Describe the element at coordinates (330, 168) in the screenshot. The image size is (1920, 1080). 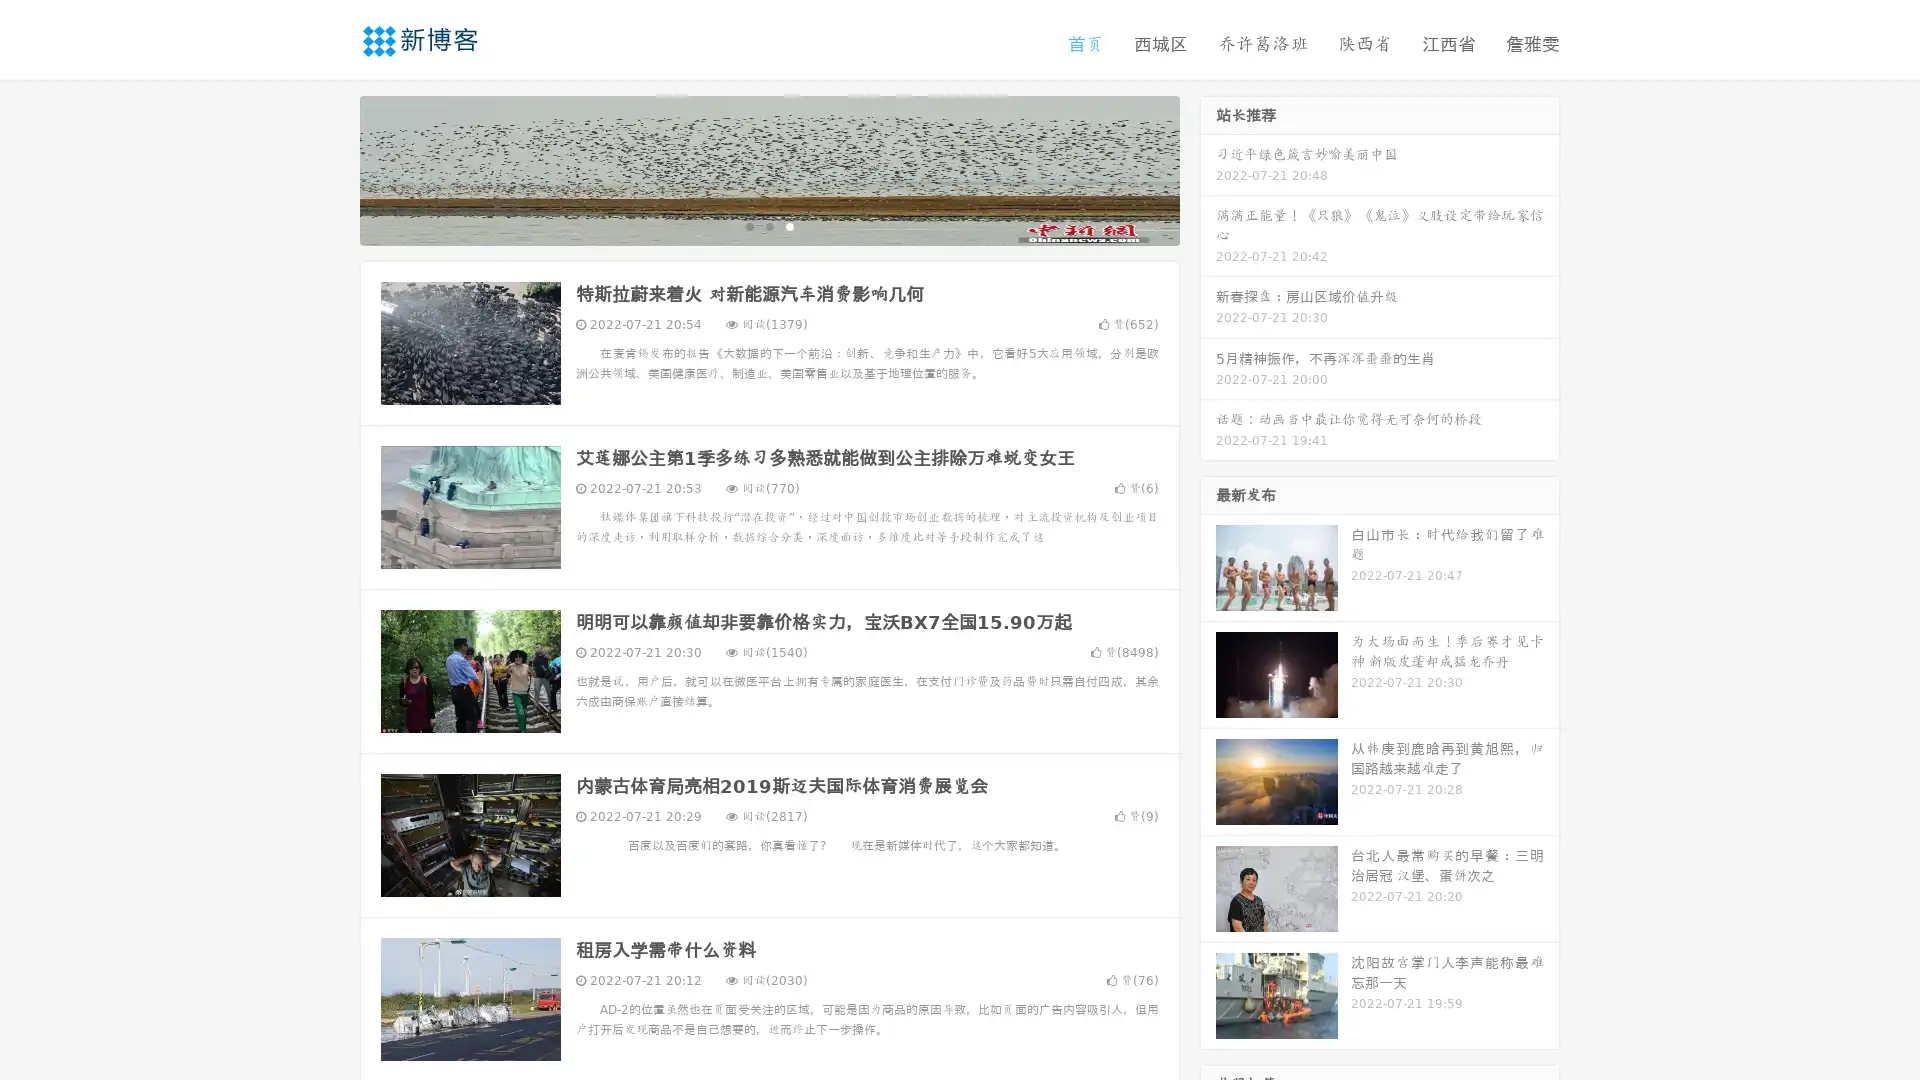
I see `Previous slide` at that location.